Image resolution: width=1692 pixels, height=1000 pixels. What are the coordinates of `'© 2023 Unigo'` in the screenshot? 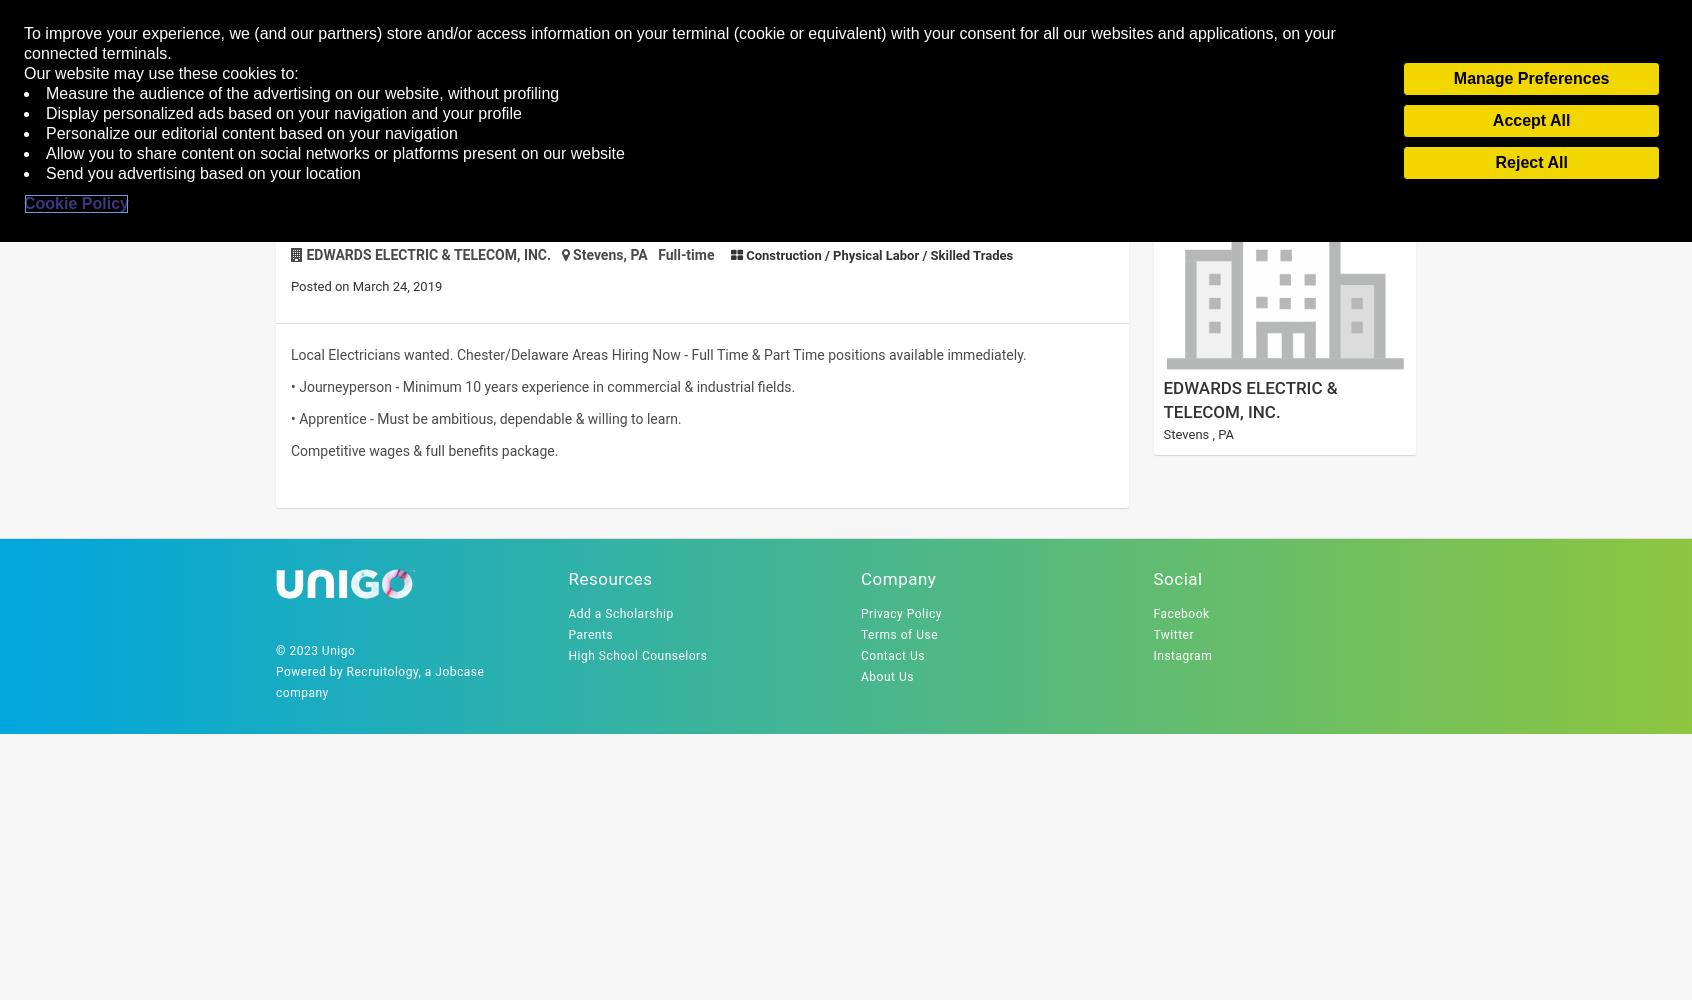 It's located at (314, 651).